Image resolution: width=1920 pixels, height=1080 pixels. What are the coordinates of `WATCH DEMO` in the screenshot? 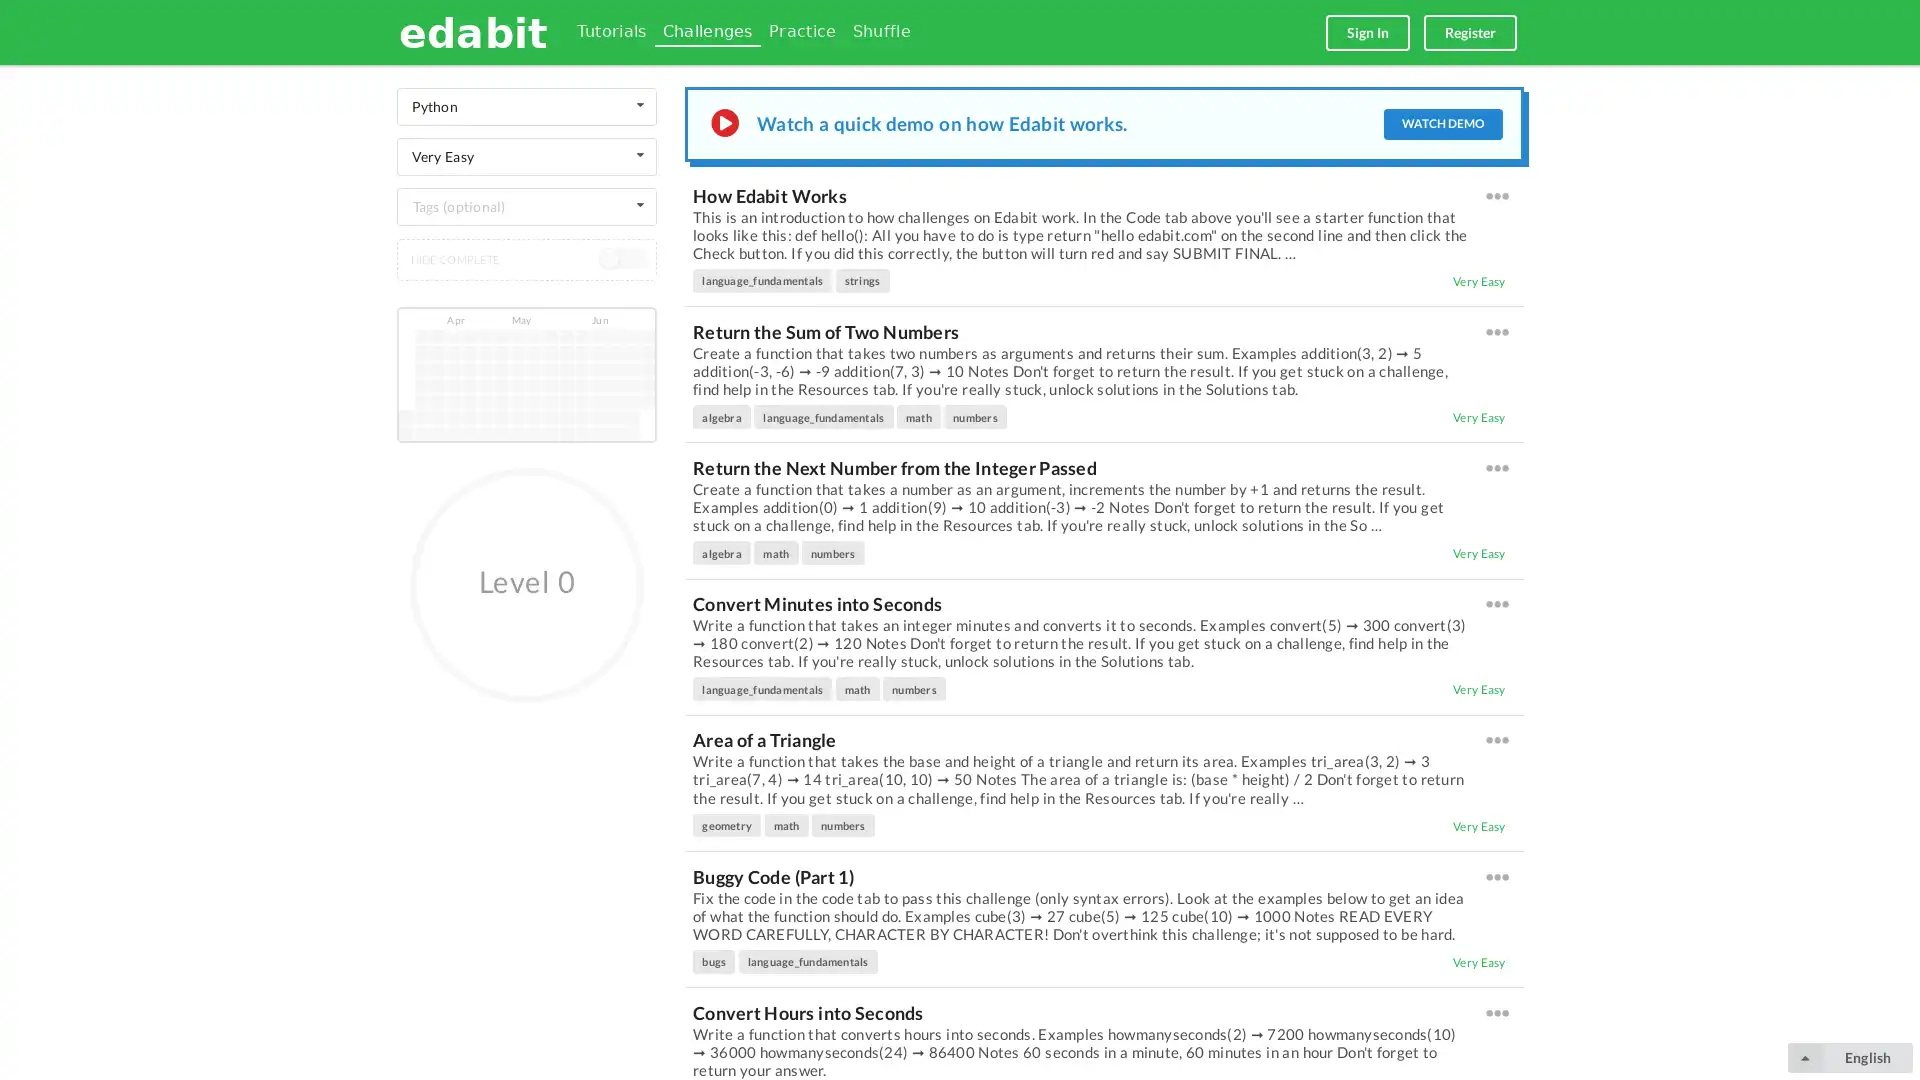 It's located at (1442, 123).